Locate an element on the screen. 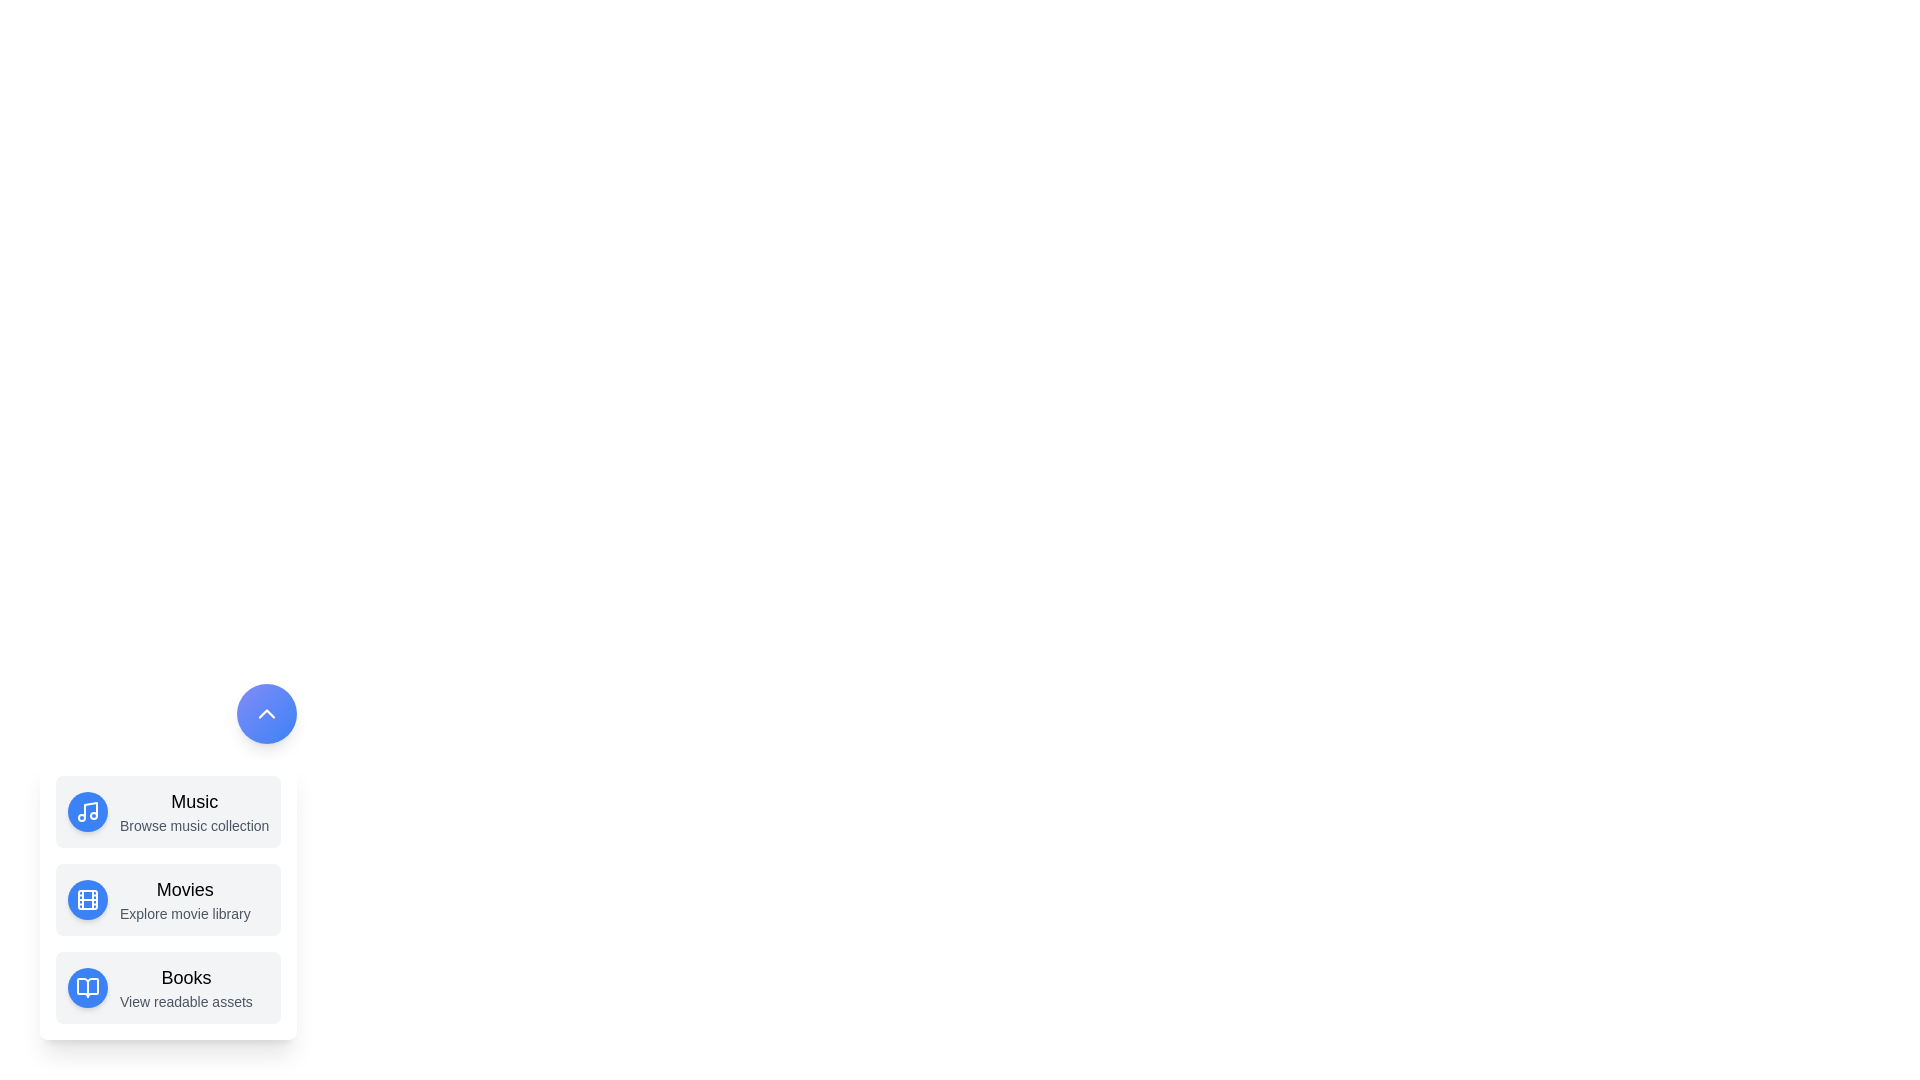 The image size is (1920, 1080). the toggle button to change the menu state is located at coordinates (266, 712).